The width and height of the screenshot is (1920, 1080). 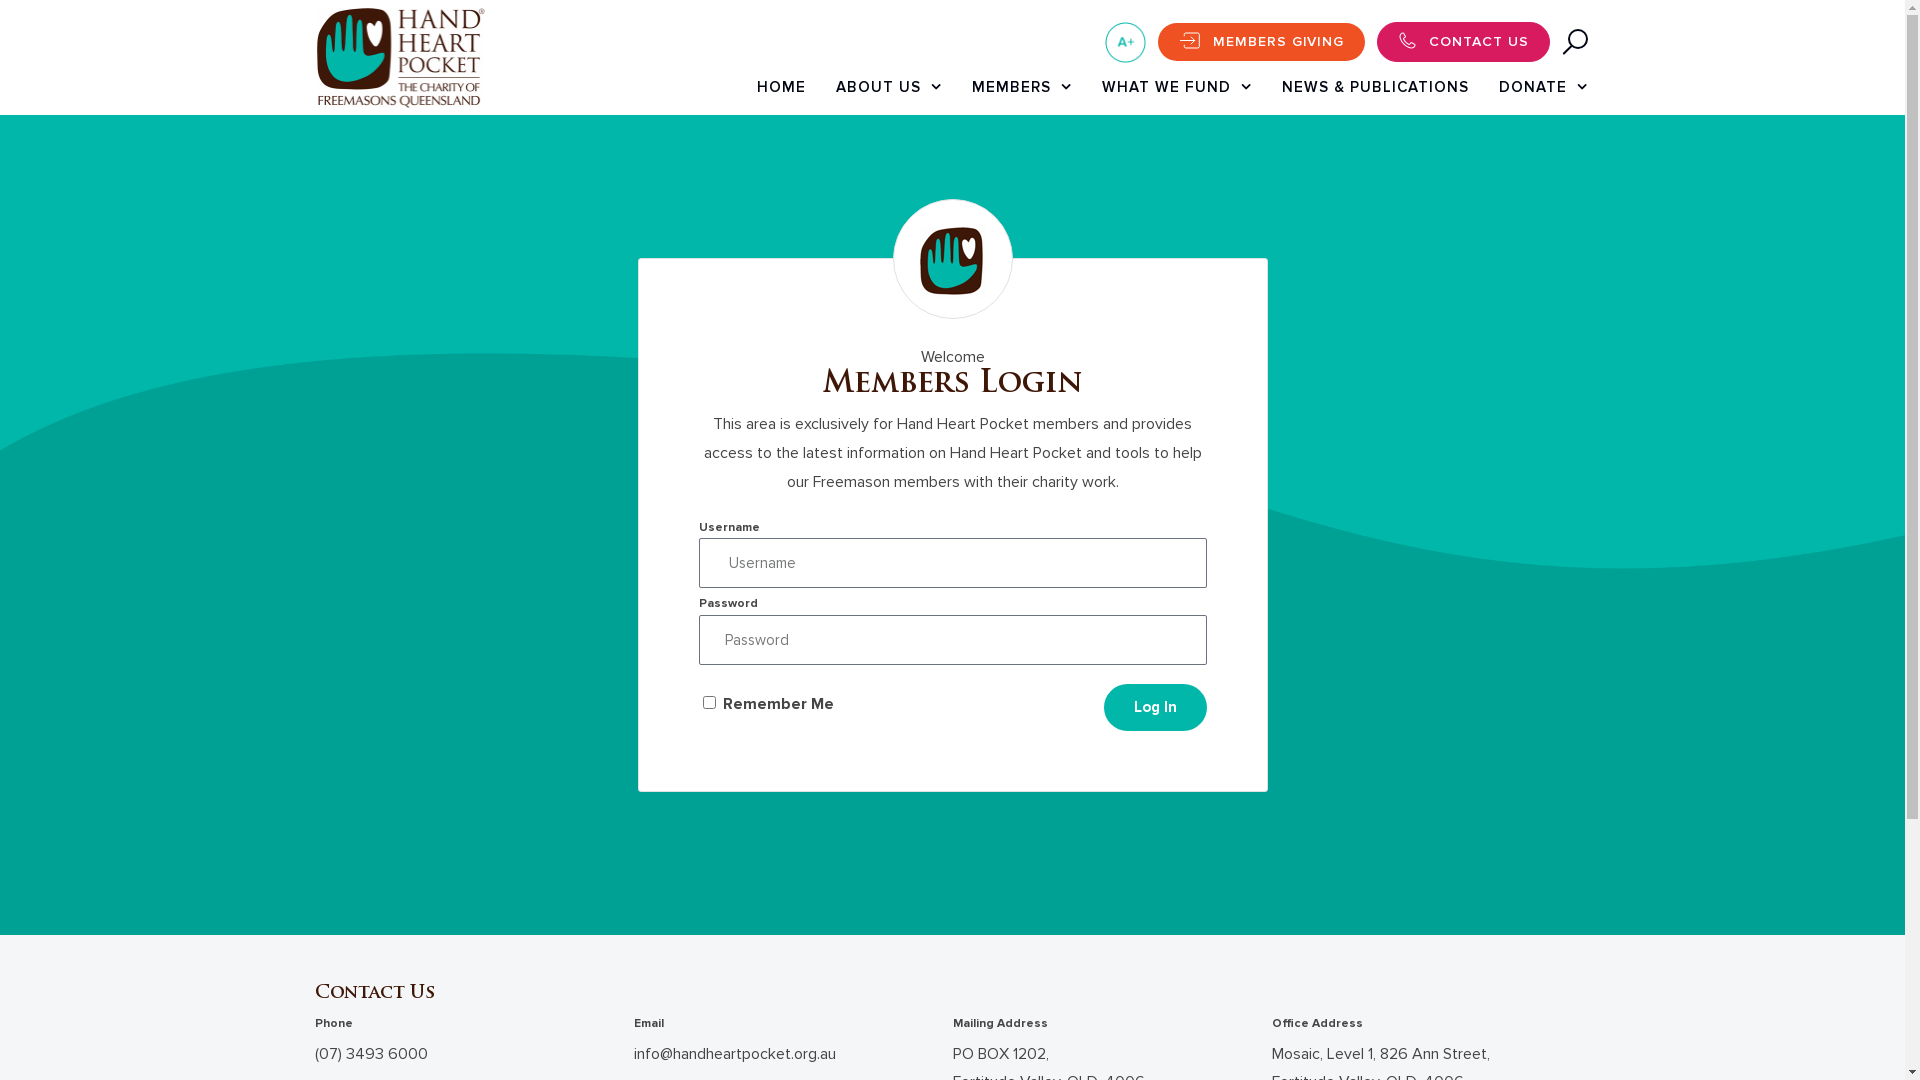 I want to click on 'Log In', so click(x=1155, y=706).